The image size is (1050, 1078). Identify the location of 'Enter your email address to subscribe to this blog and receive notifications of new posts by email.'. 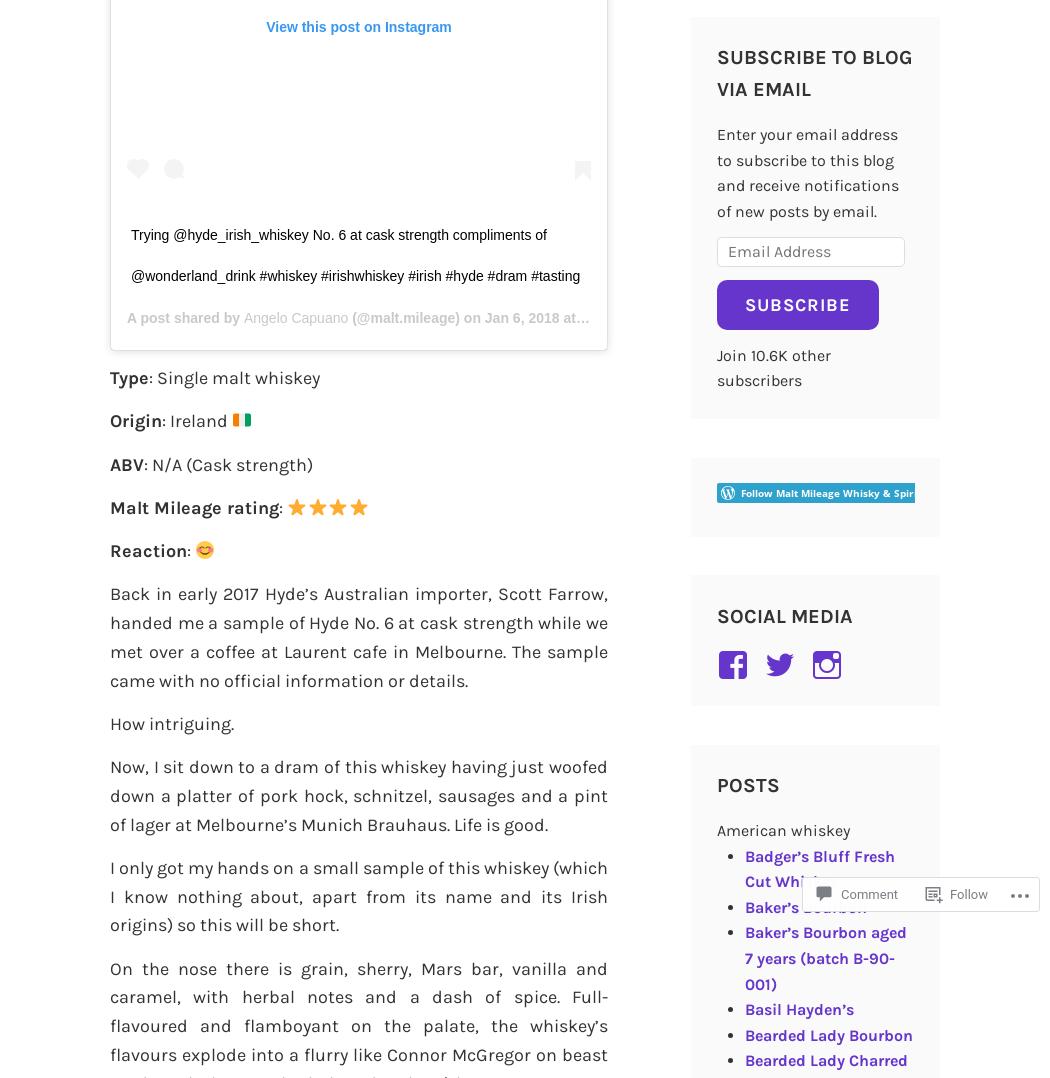
(806, 172).